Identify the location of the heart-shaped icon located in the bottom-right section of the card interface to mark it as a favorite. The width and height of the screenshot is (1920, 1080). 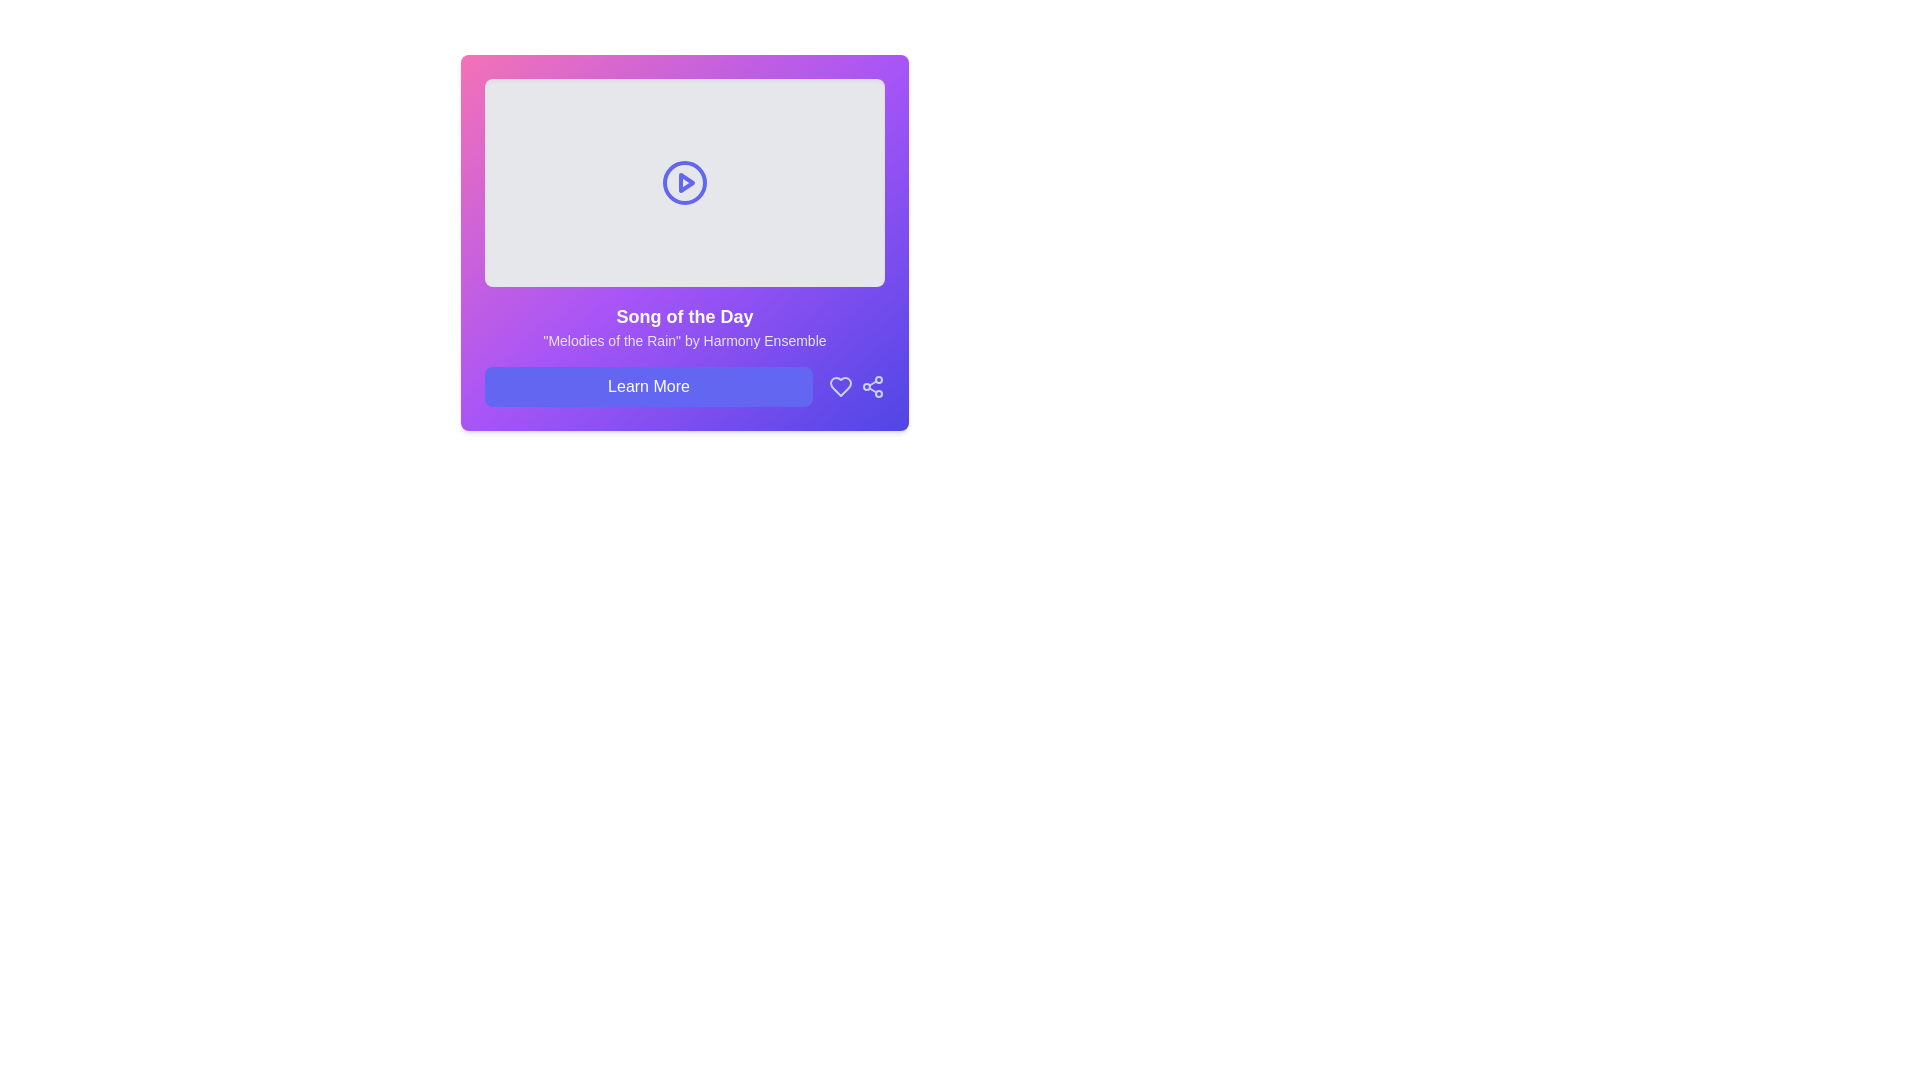
(840, 386).